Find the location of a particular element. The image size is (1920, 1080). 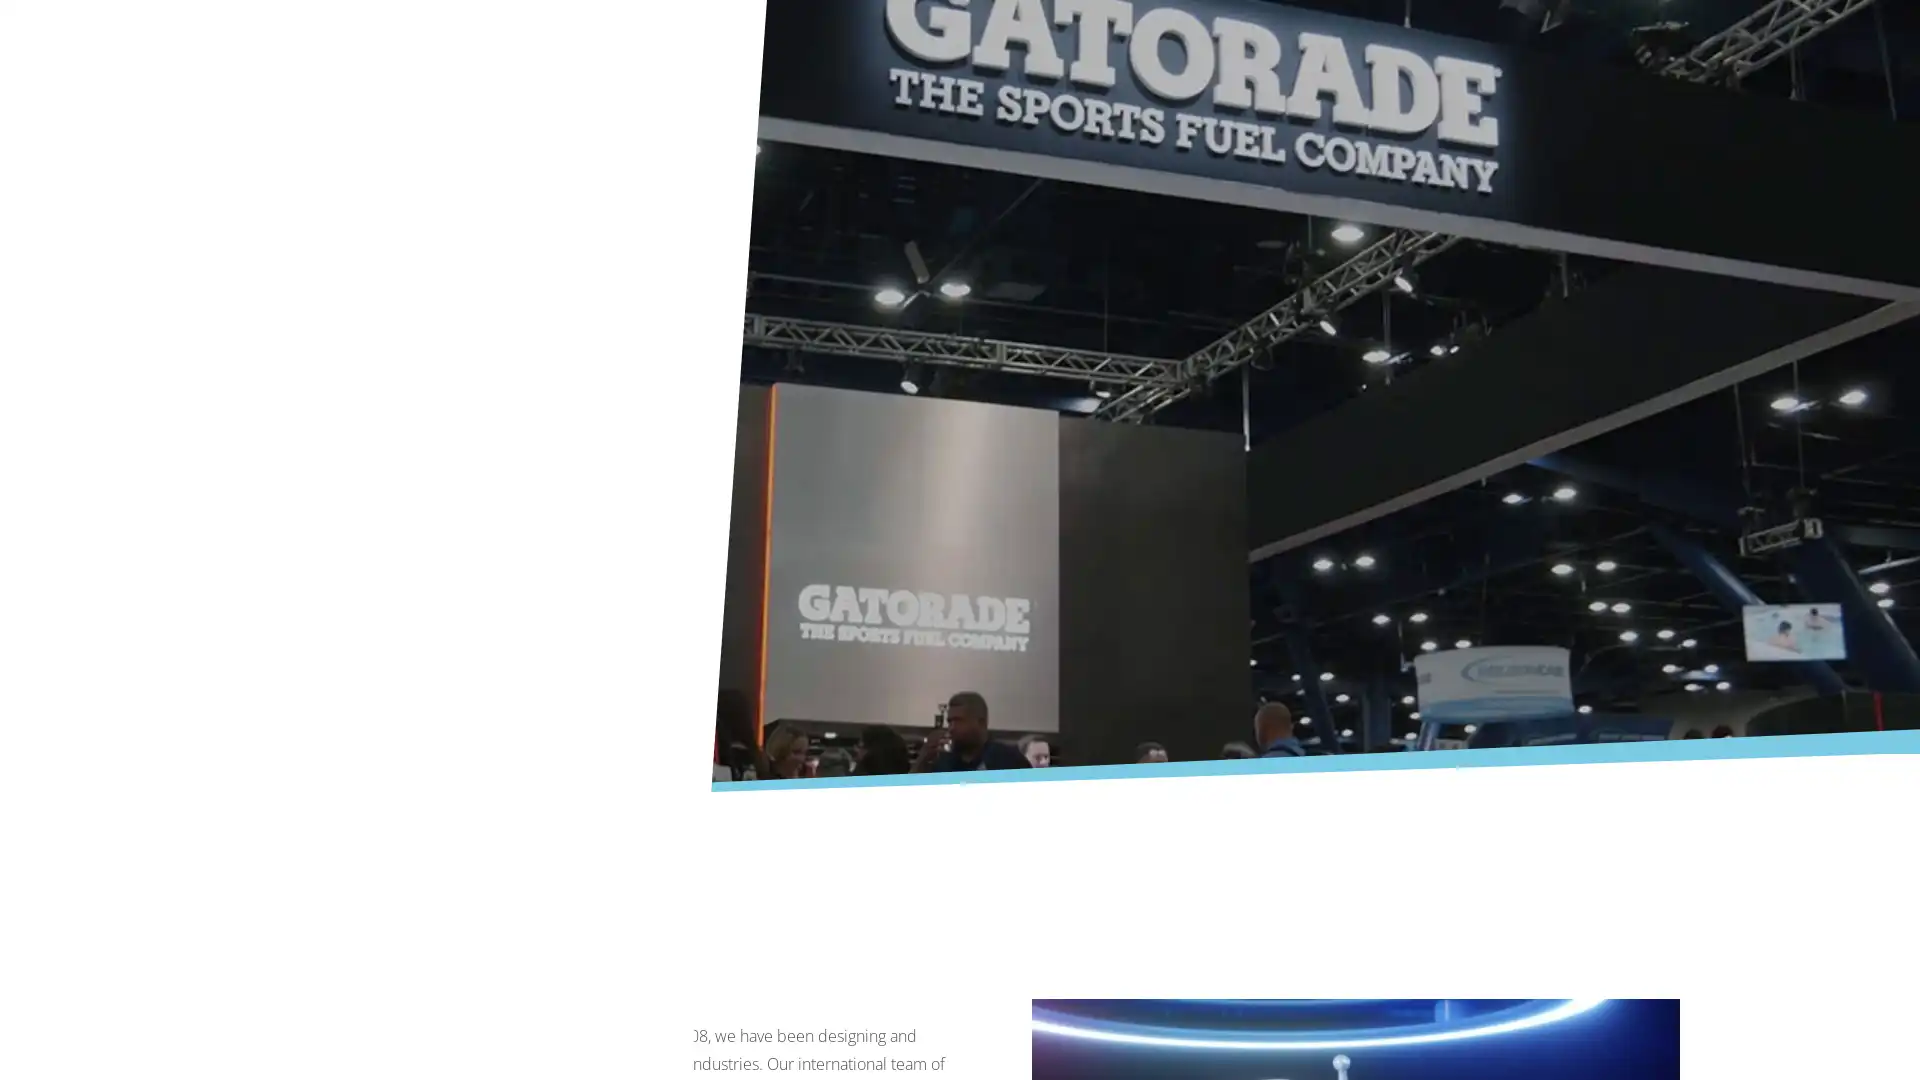

More Information is located at coordinates (923, 1035).